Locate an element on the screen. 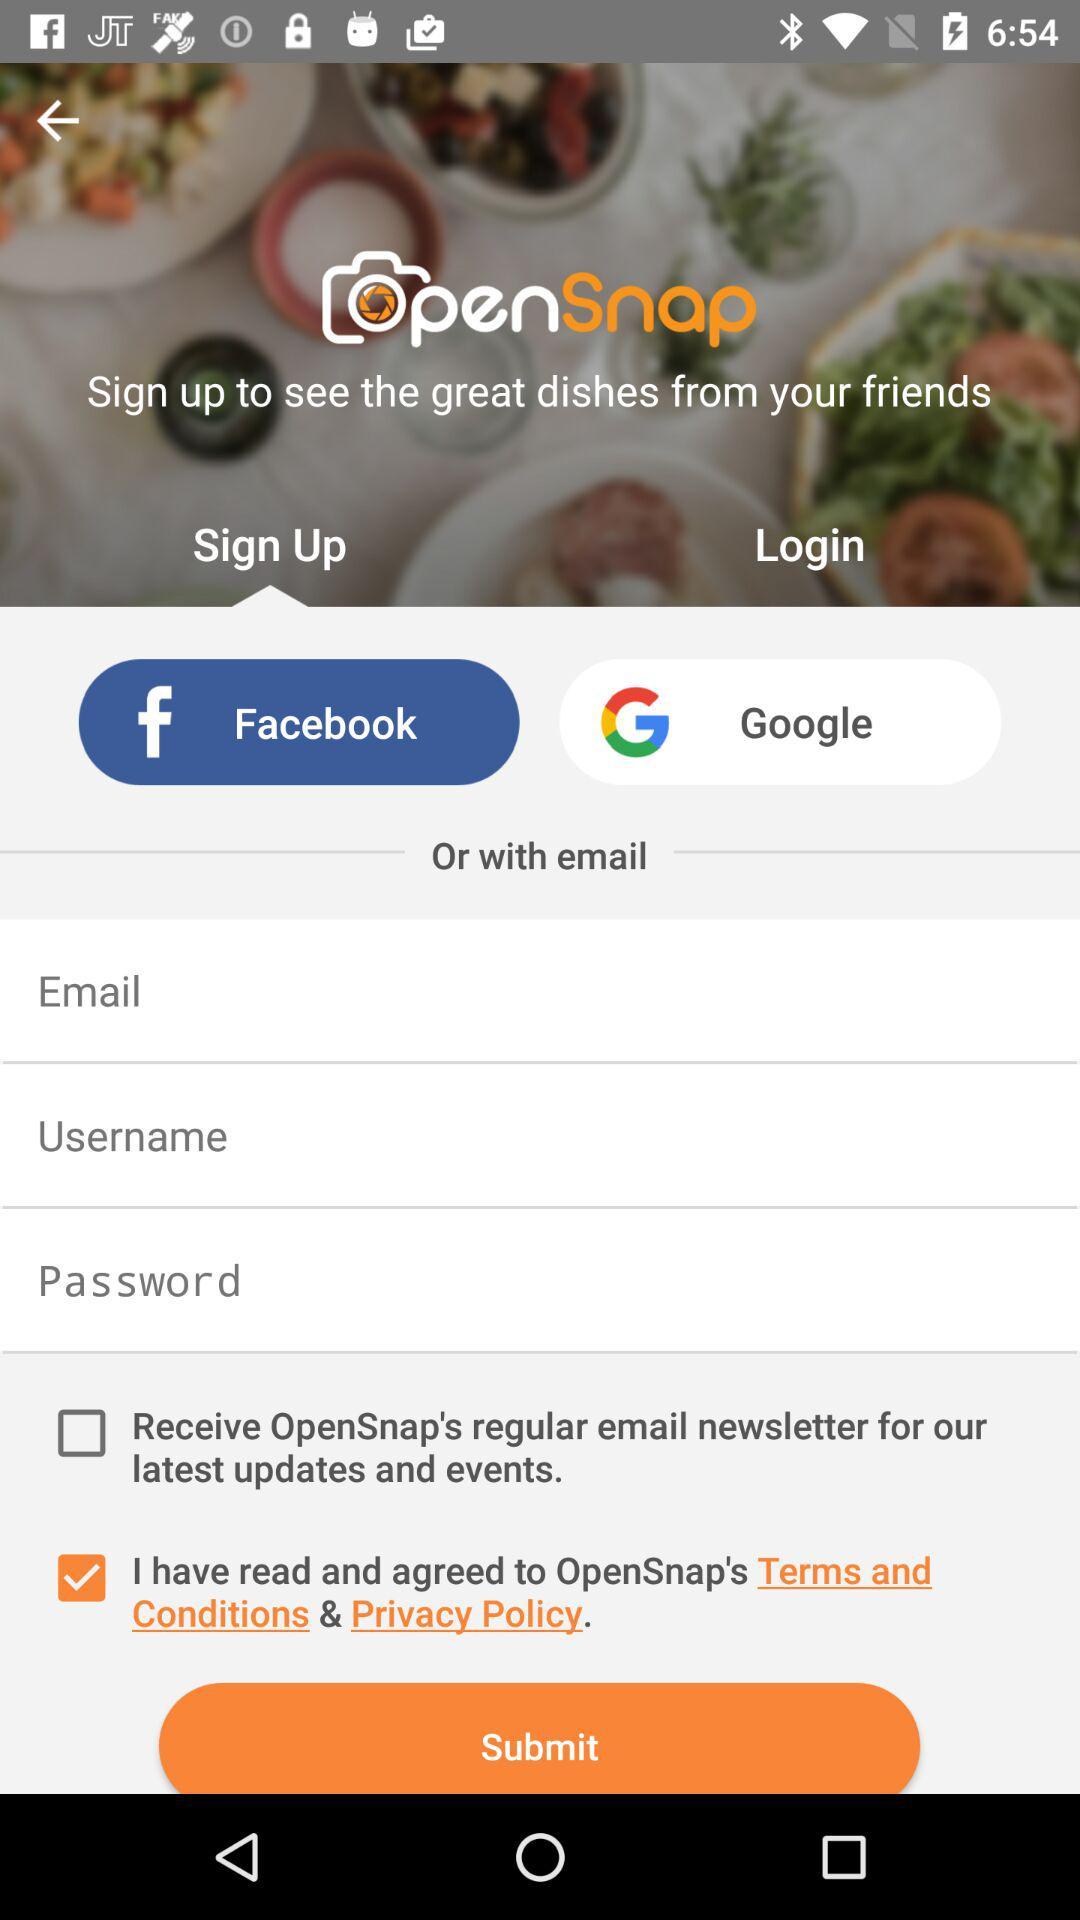 The height and width of the screenshot is (1920, 1080). the arrow_backward icon is located at coordinates (56, 119).